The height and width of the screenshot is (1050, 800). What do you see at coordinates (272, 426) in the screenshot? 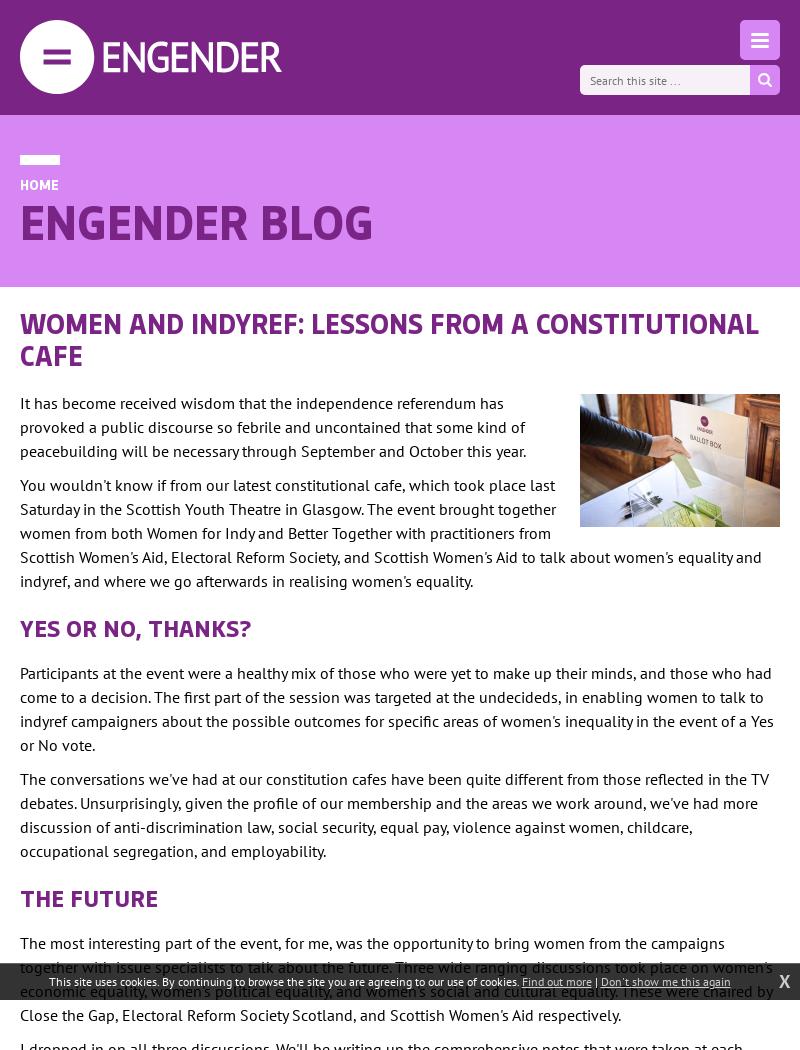
I see `'It has become received wisdom that the independence referendum has provoked a public discourse so febrile and uncontained that some kind of peacebuilding will be necessary through September and October this year.'` at bounding box center [272, 426].